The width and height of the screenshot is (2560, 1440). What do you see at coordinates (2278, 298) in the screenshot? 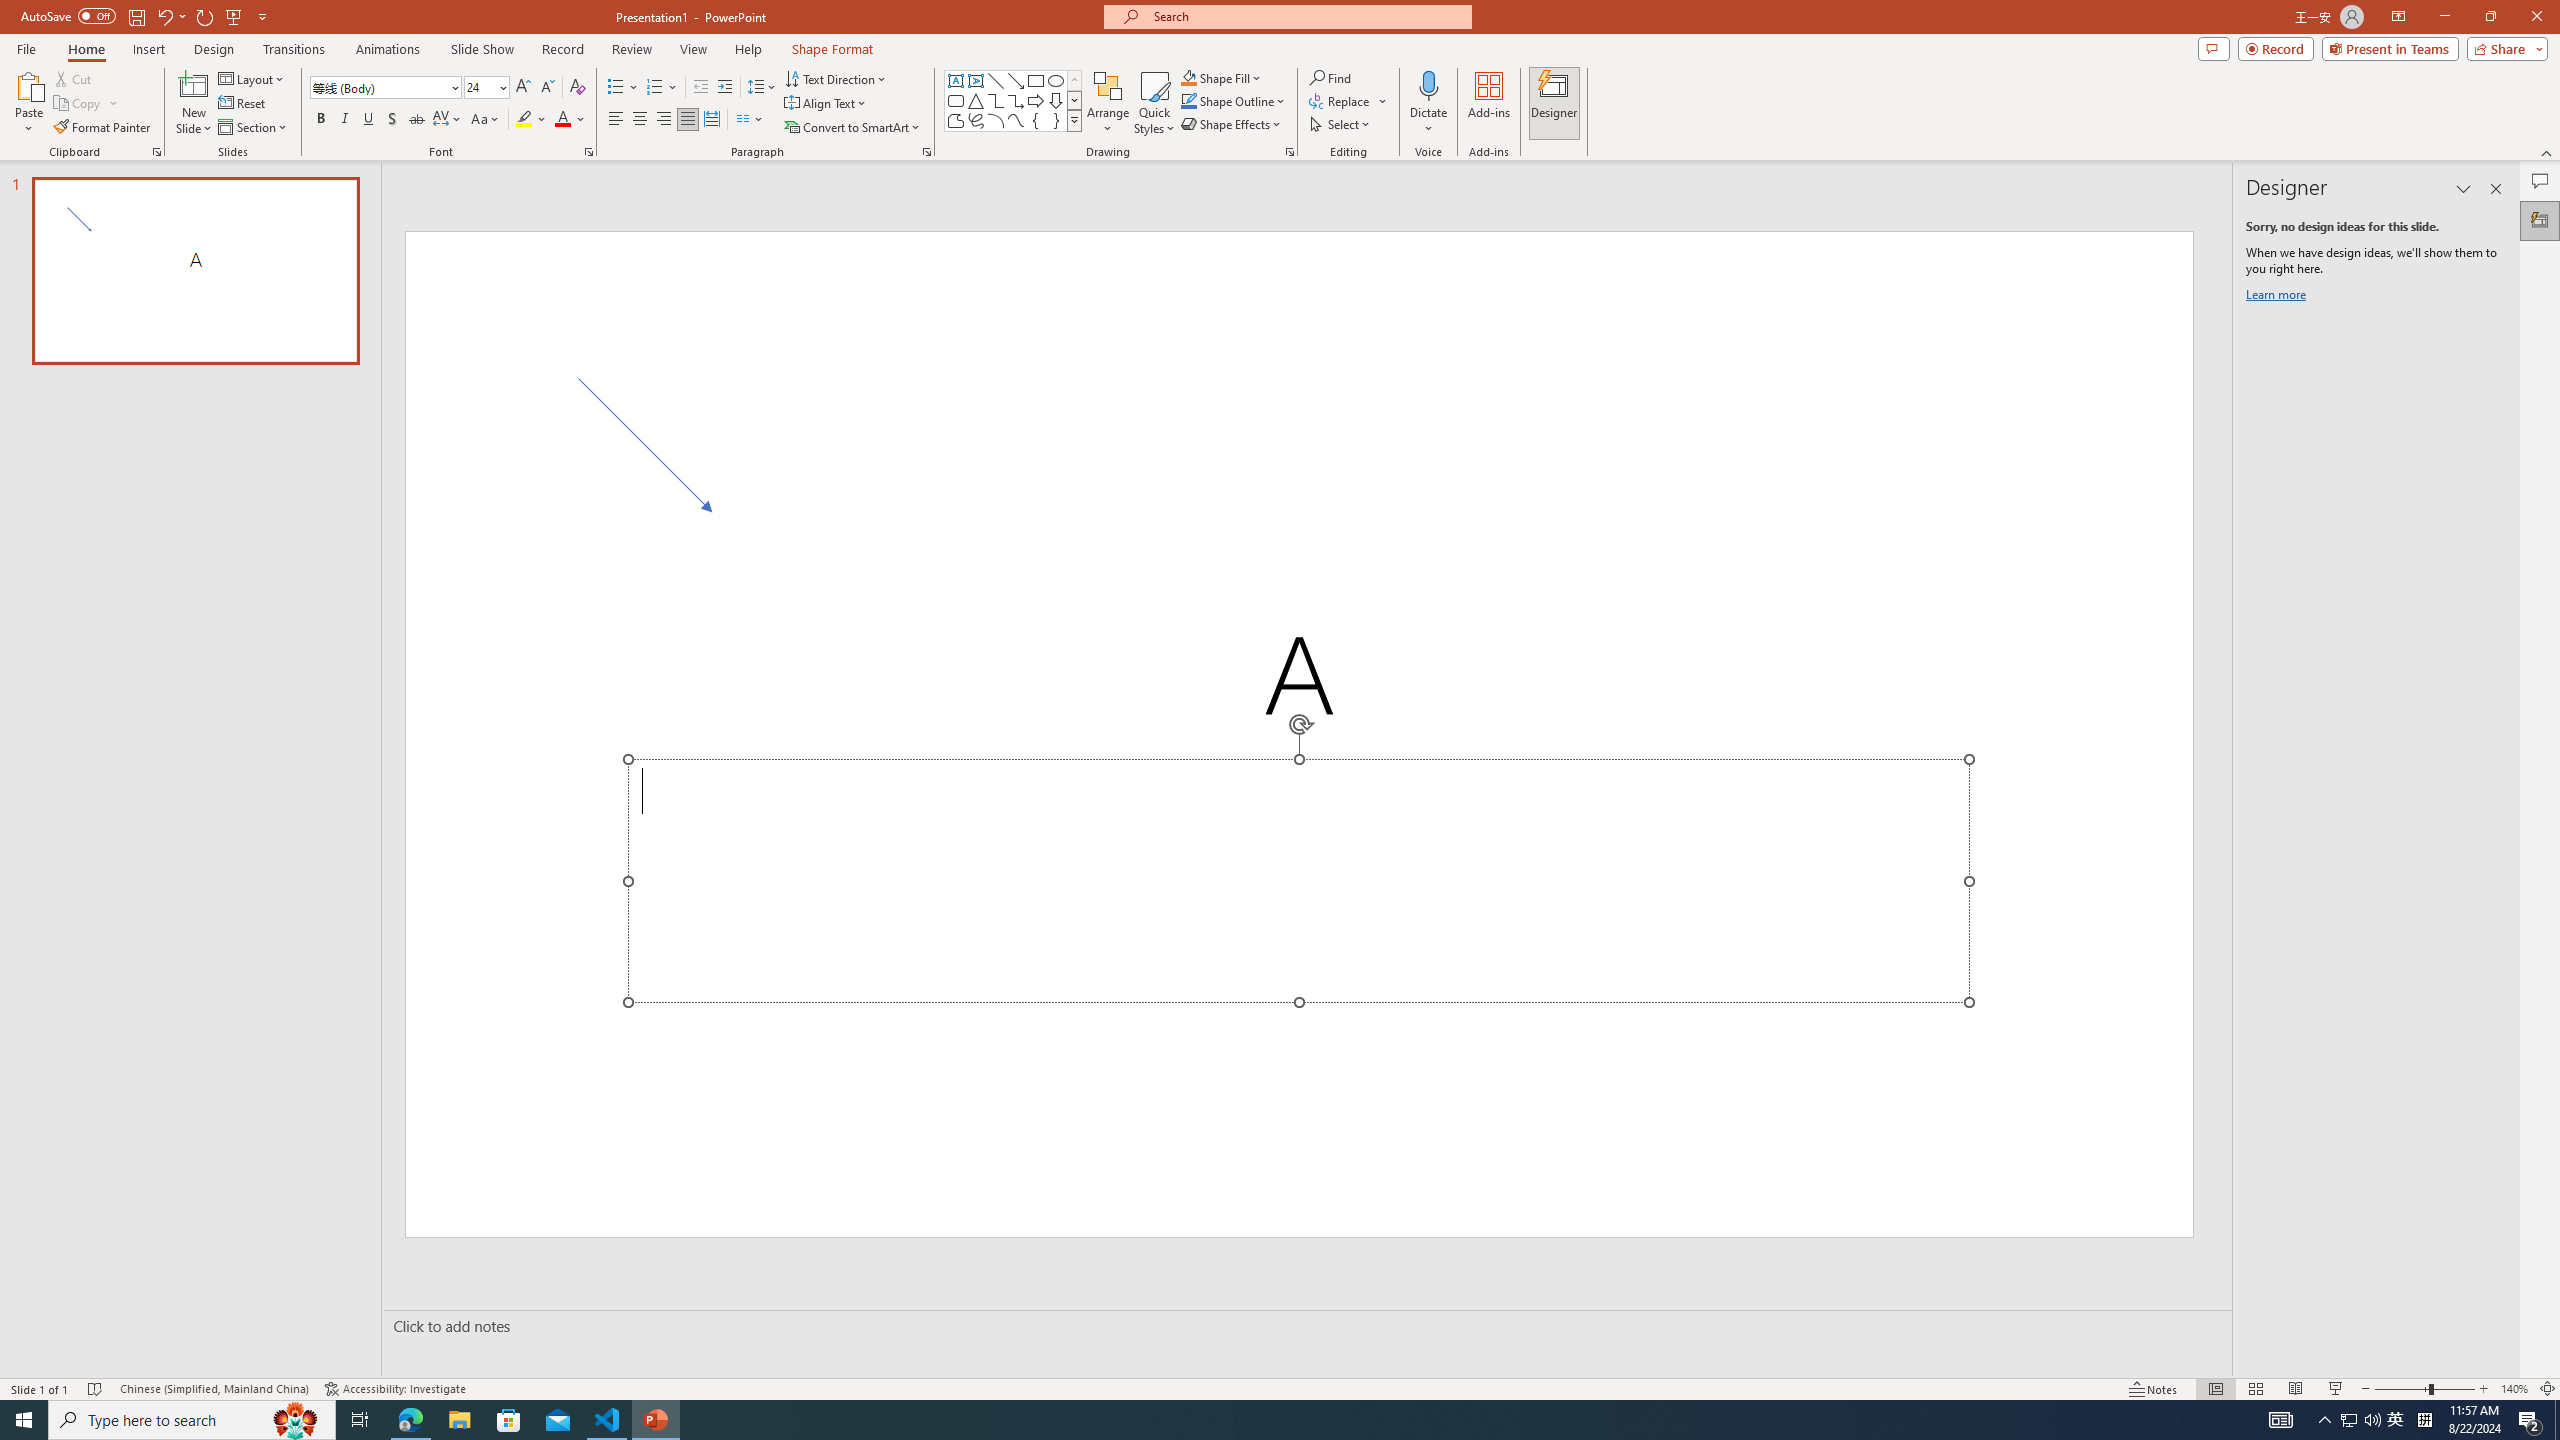
I see `'Learn more'` at bounding box center [2278, 298].